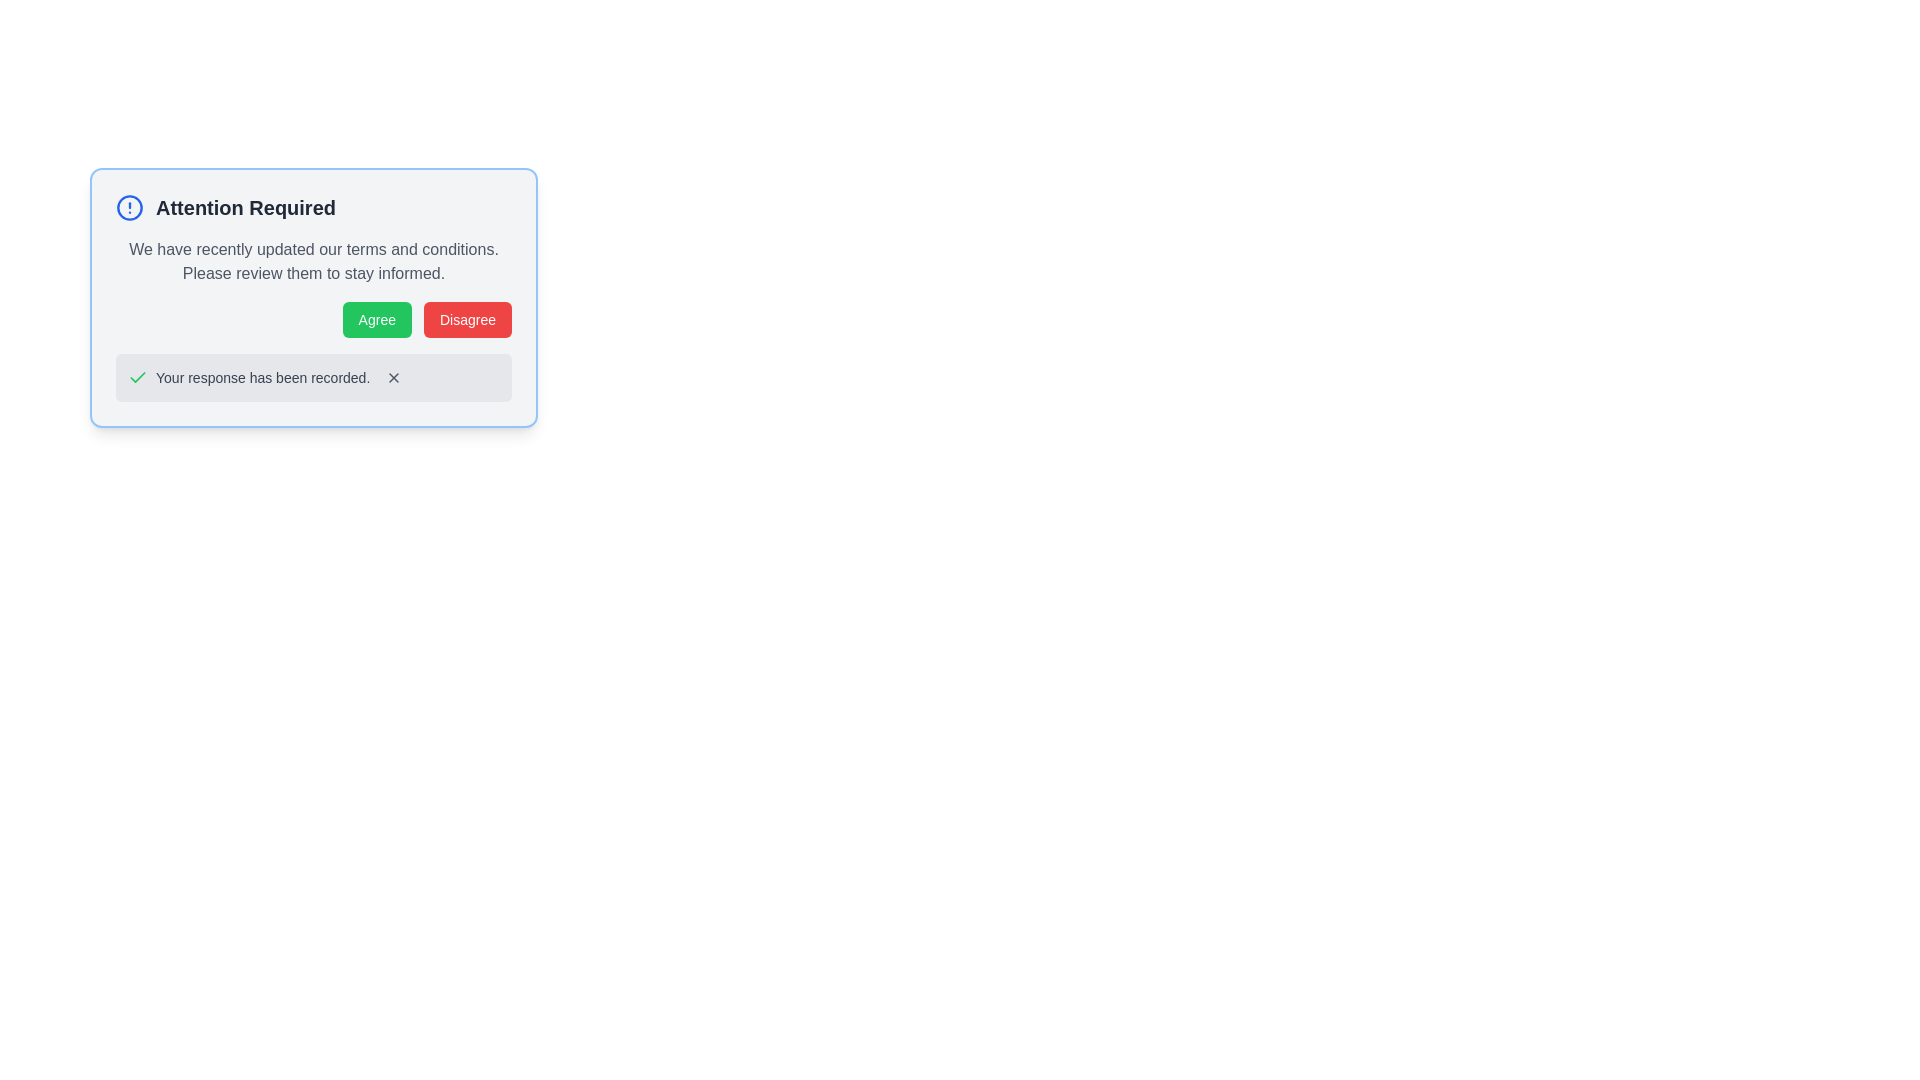  Describe the element at coordinates (466, 319) in the screenshot. I see `the rectangular button with a red background and white text that reads 'Disagree'` at that location.